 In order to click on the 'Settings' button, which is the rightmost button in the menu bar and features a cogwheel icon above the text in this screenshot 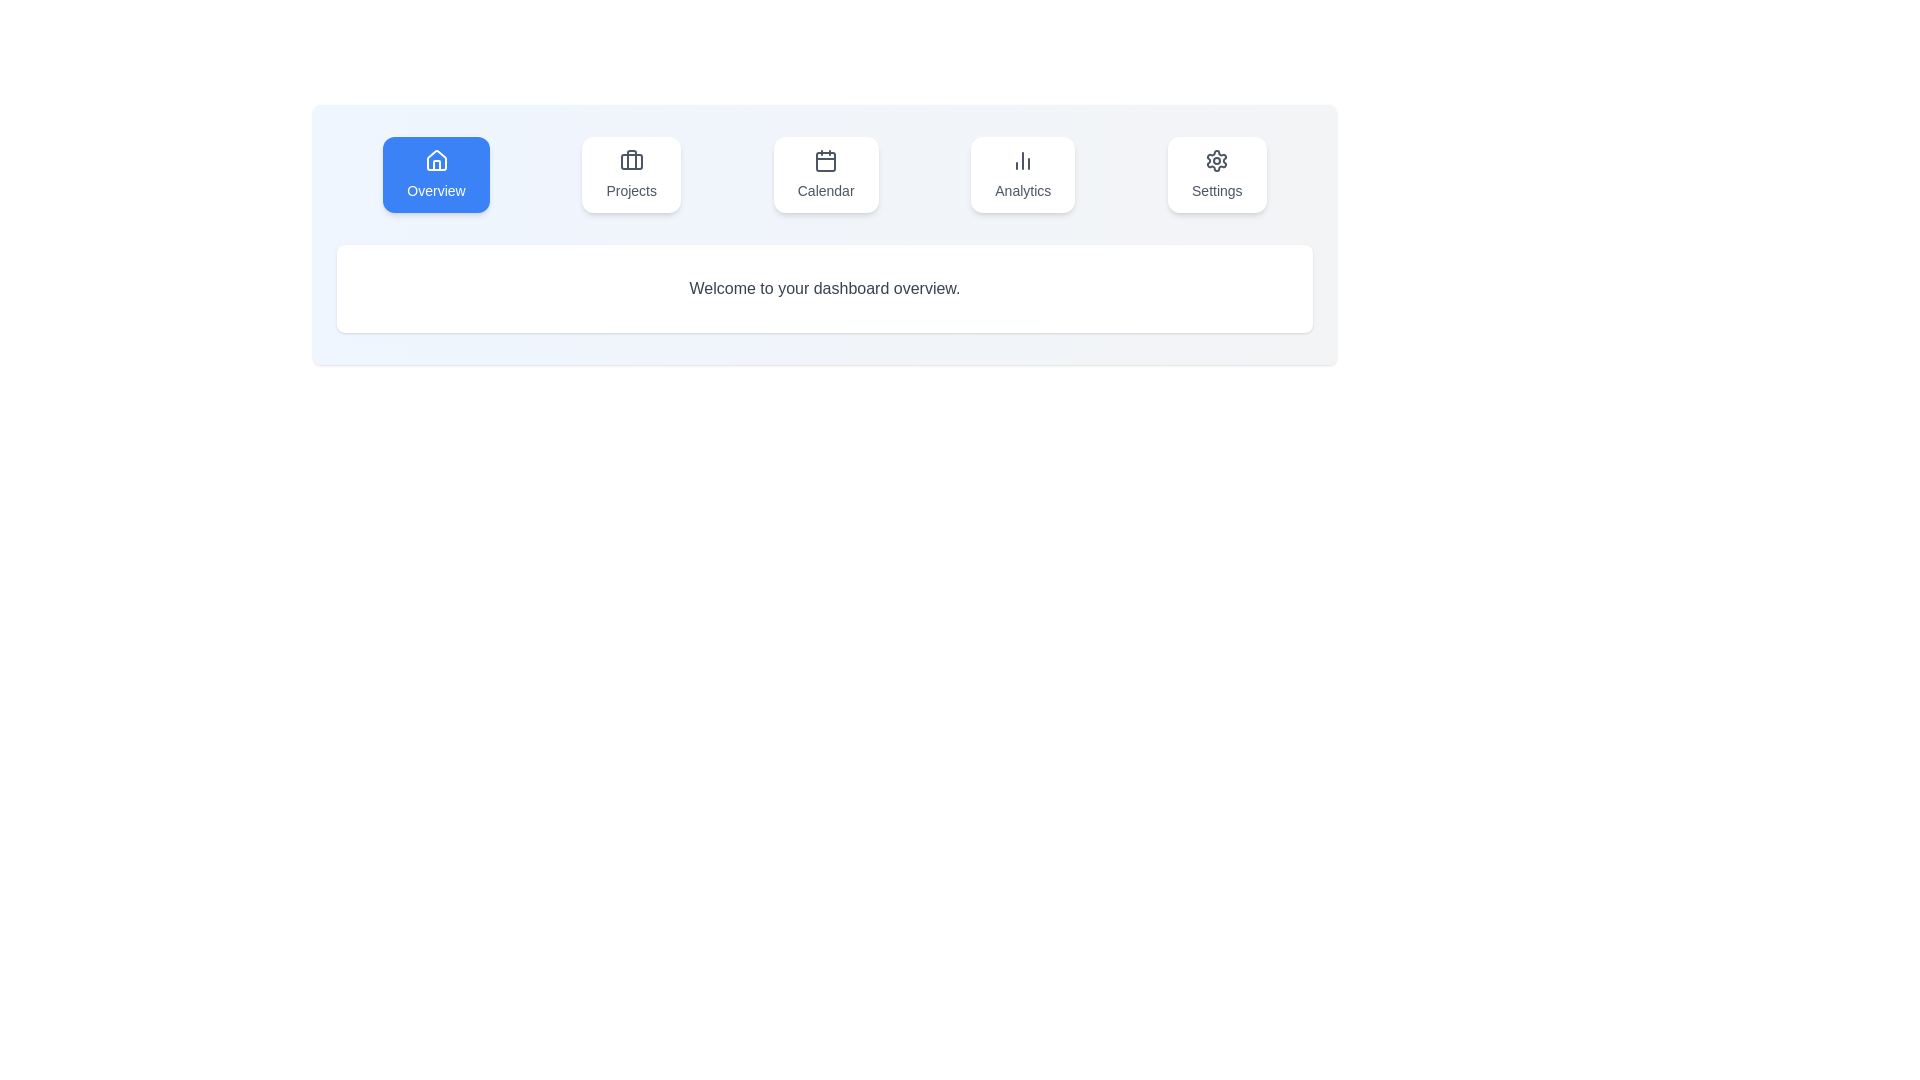, I will do `click(1216, 173)`.